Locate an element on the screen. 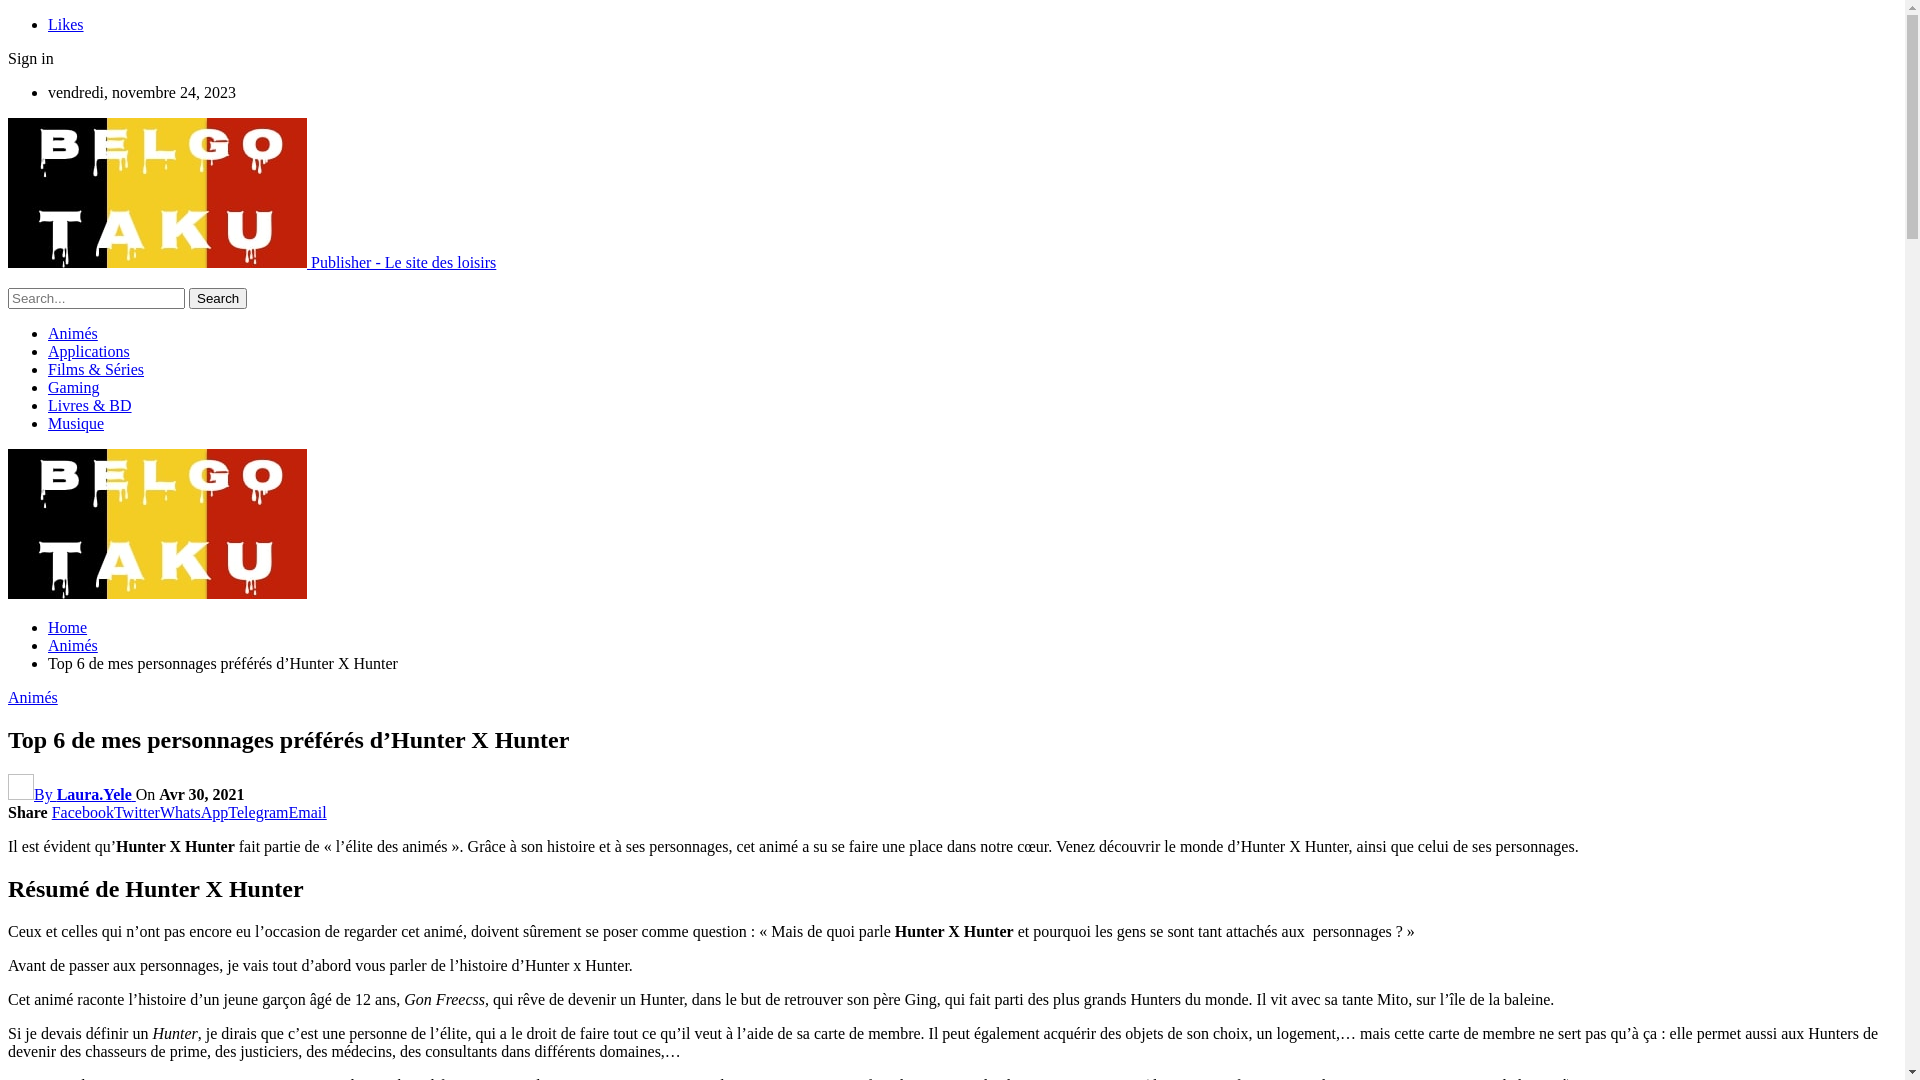  'Likes' is located at coordinates (66, 24).